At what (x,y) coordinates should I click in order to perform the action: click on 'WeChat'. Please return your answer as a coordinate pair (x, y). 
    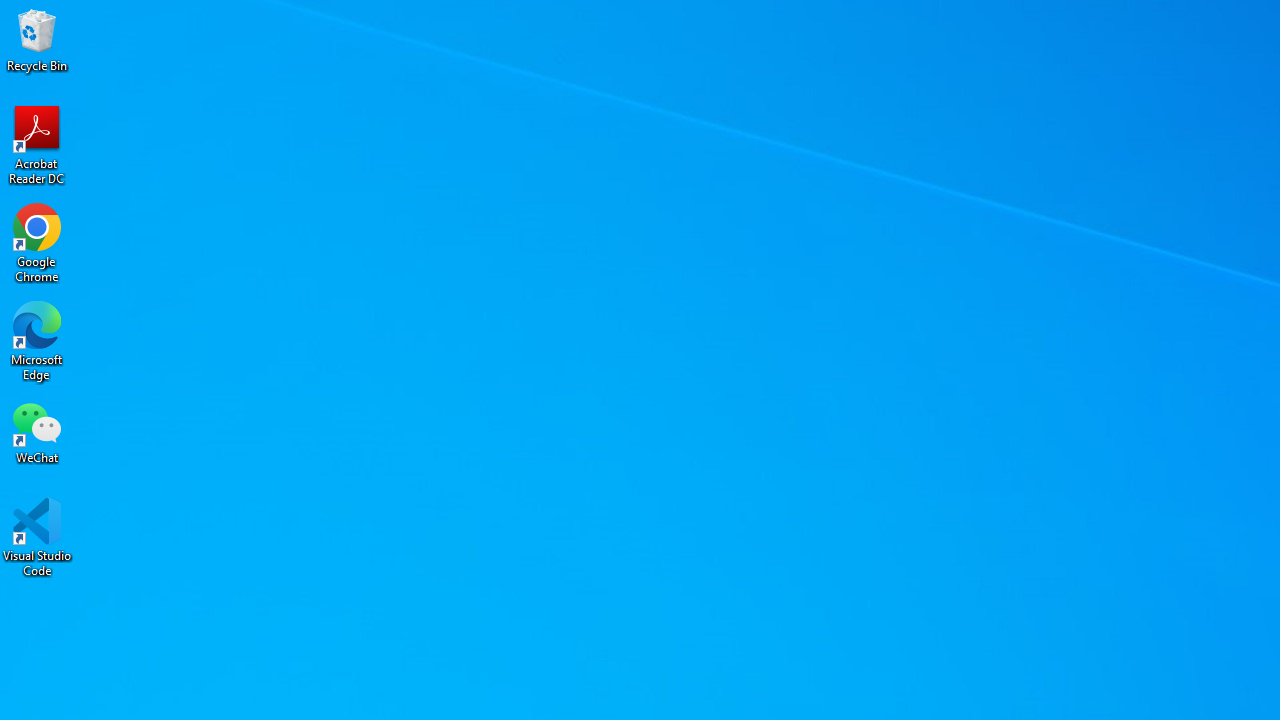
    Looking at the image, I should click on (37, 431).